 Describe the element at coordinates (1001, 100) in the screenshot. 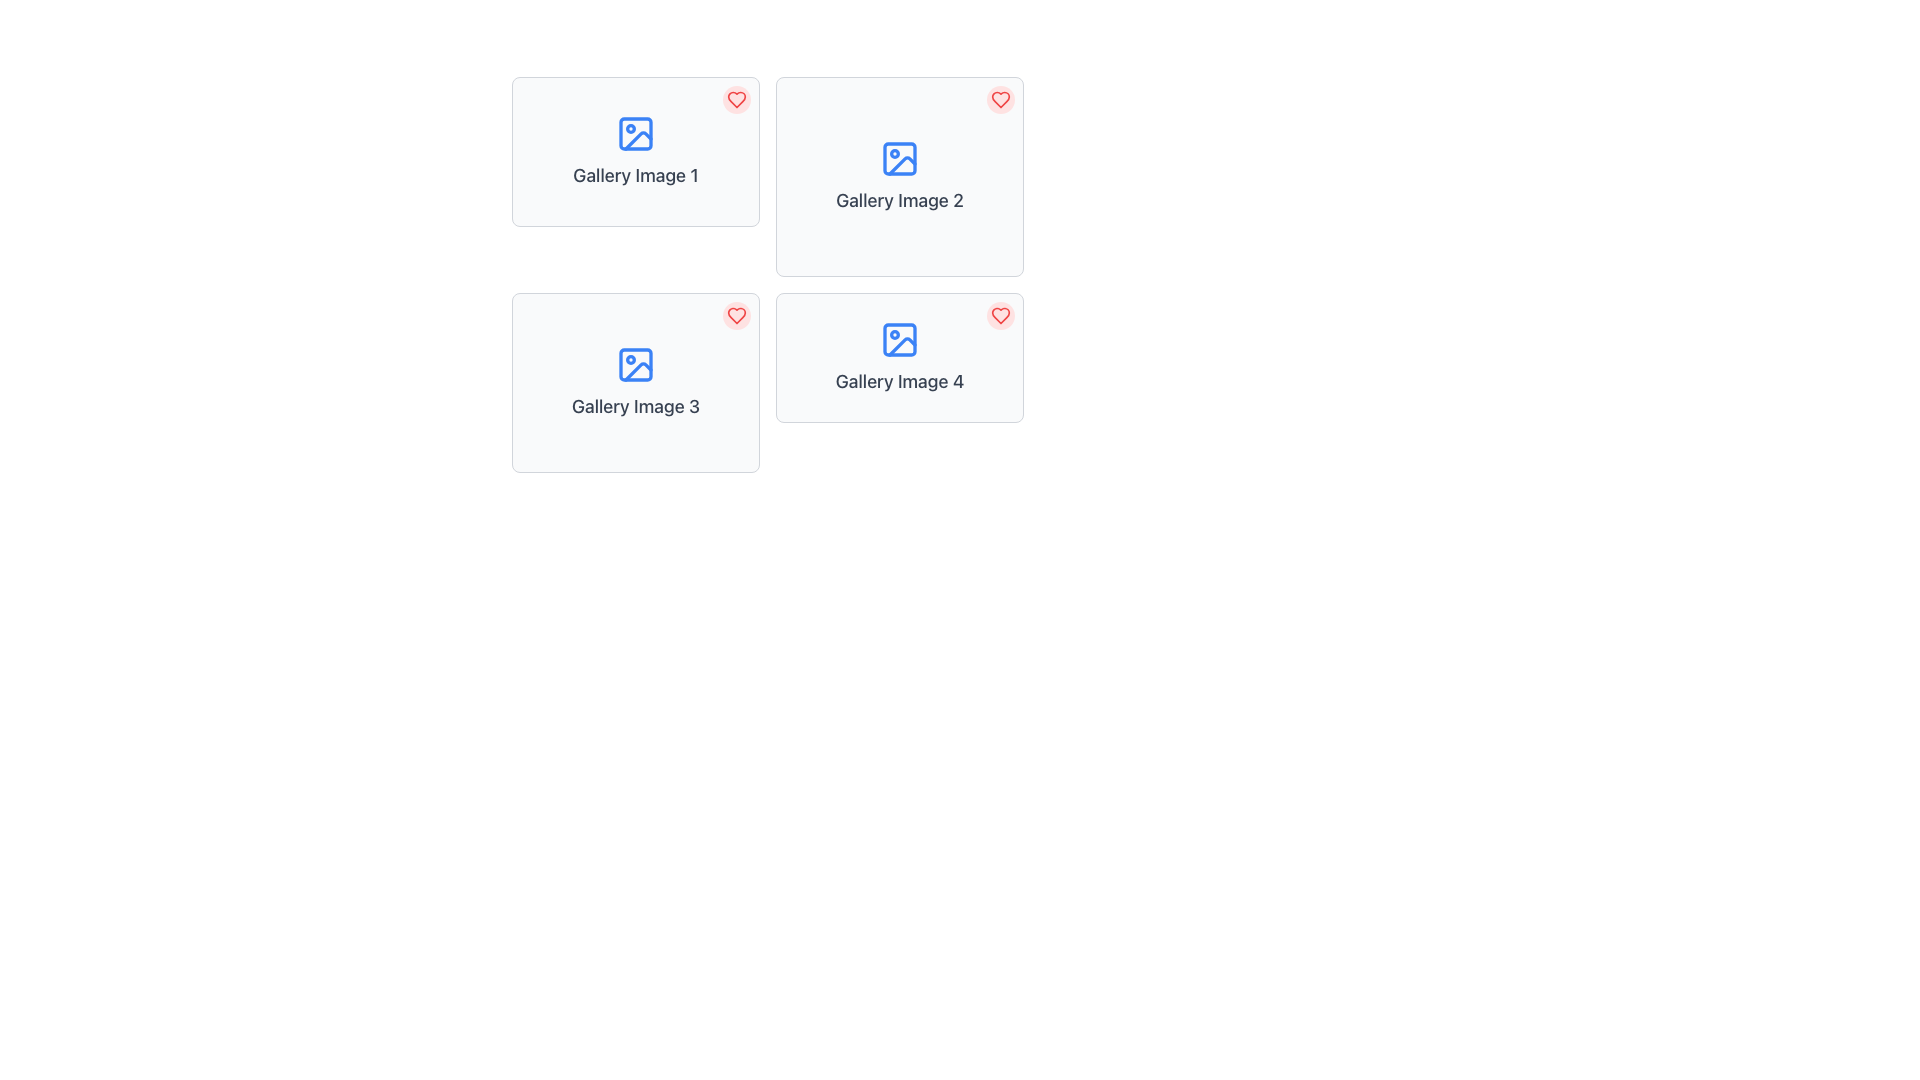

I see `the circular button with a light red background and a heart icon located at the upper-right corner of the 'Gallery Image 2' card` at that location.